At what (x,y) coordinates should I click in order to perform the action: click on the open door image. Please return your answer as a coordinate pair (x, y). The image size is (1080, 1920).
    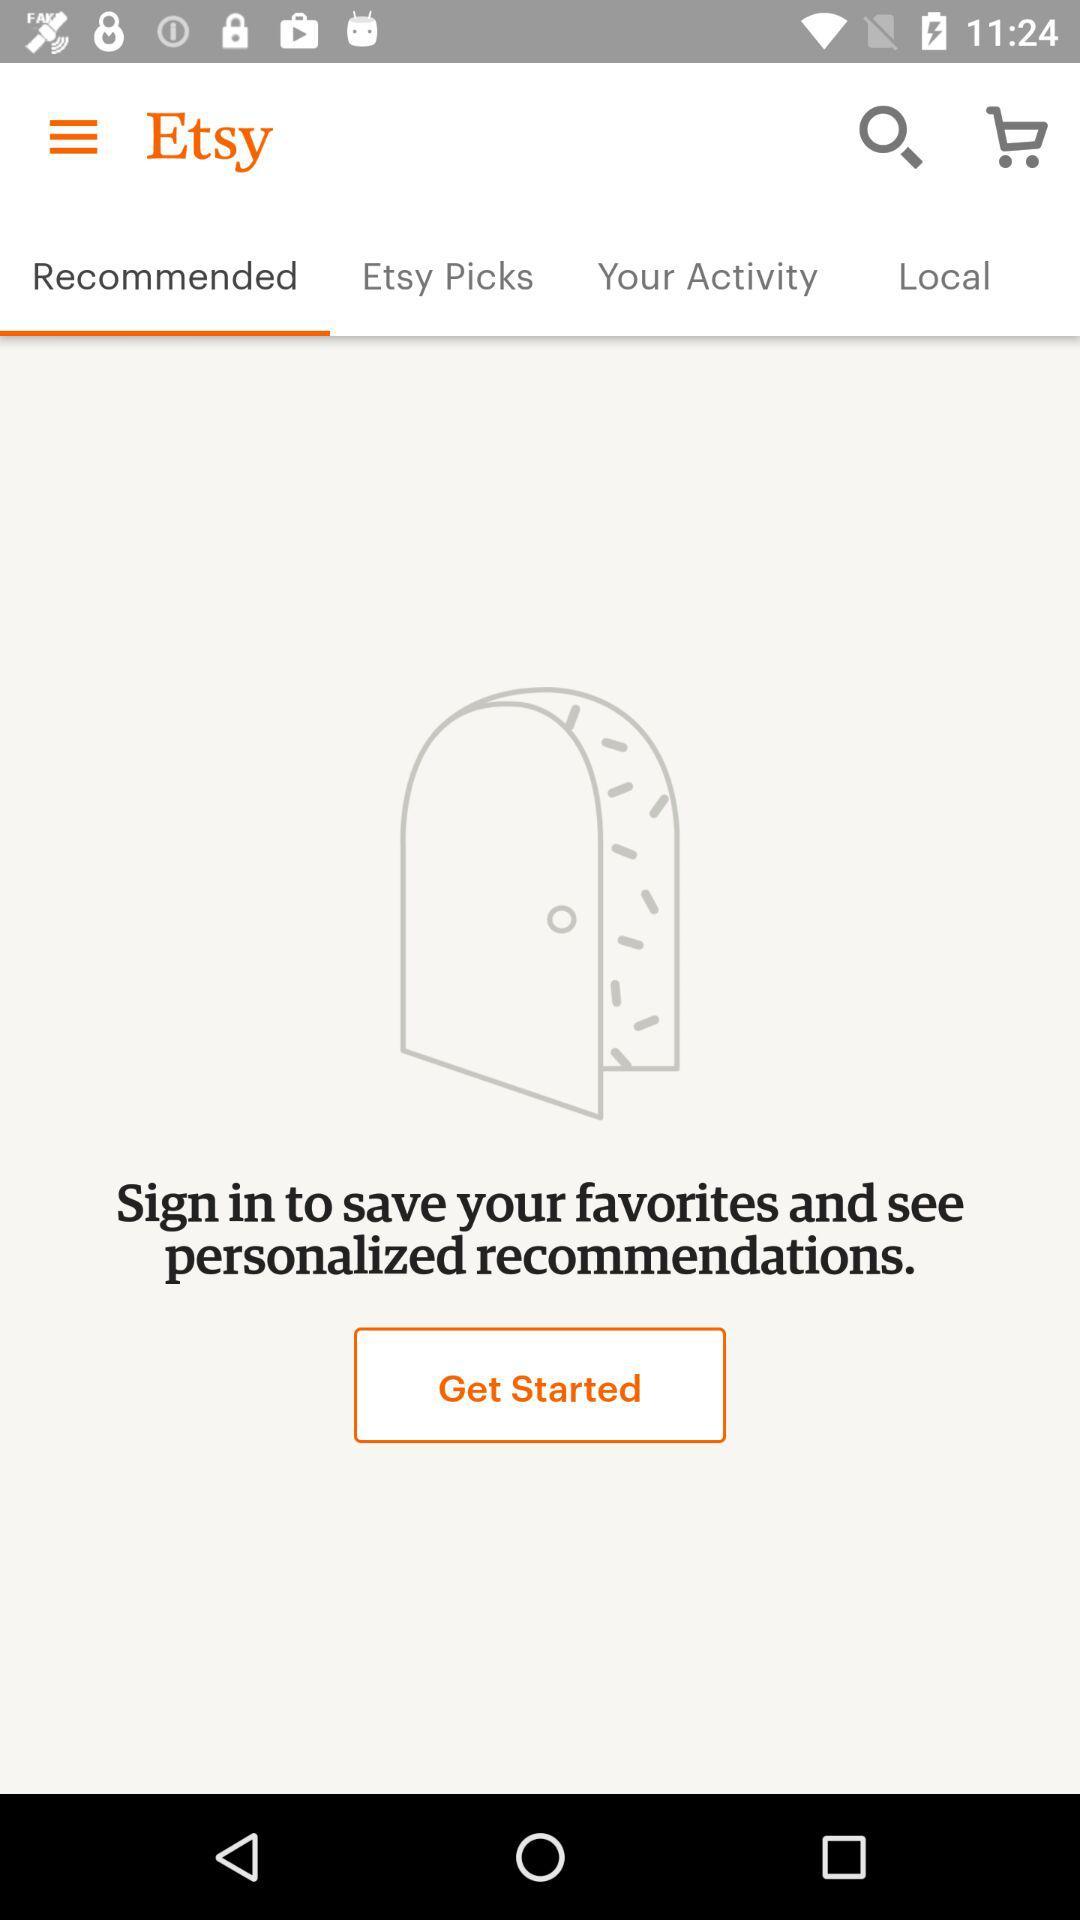
    Looking at the image, I should click on (538, 904).